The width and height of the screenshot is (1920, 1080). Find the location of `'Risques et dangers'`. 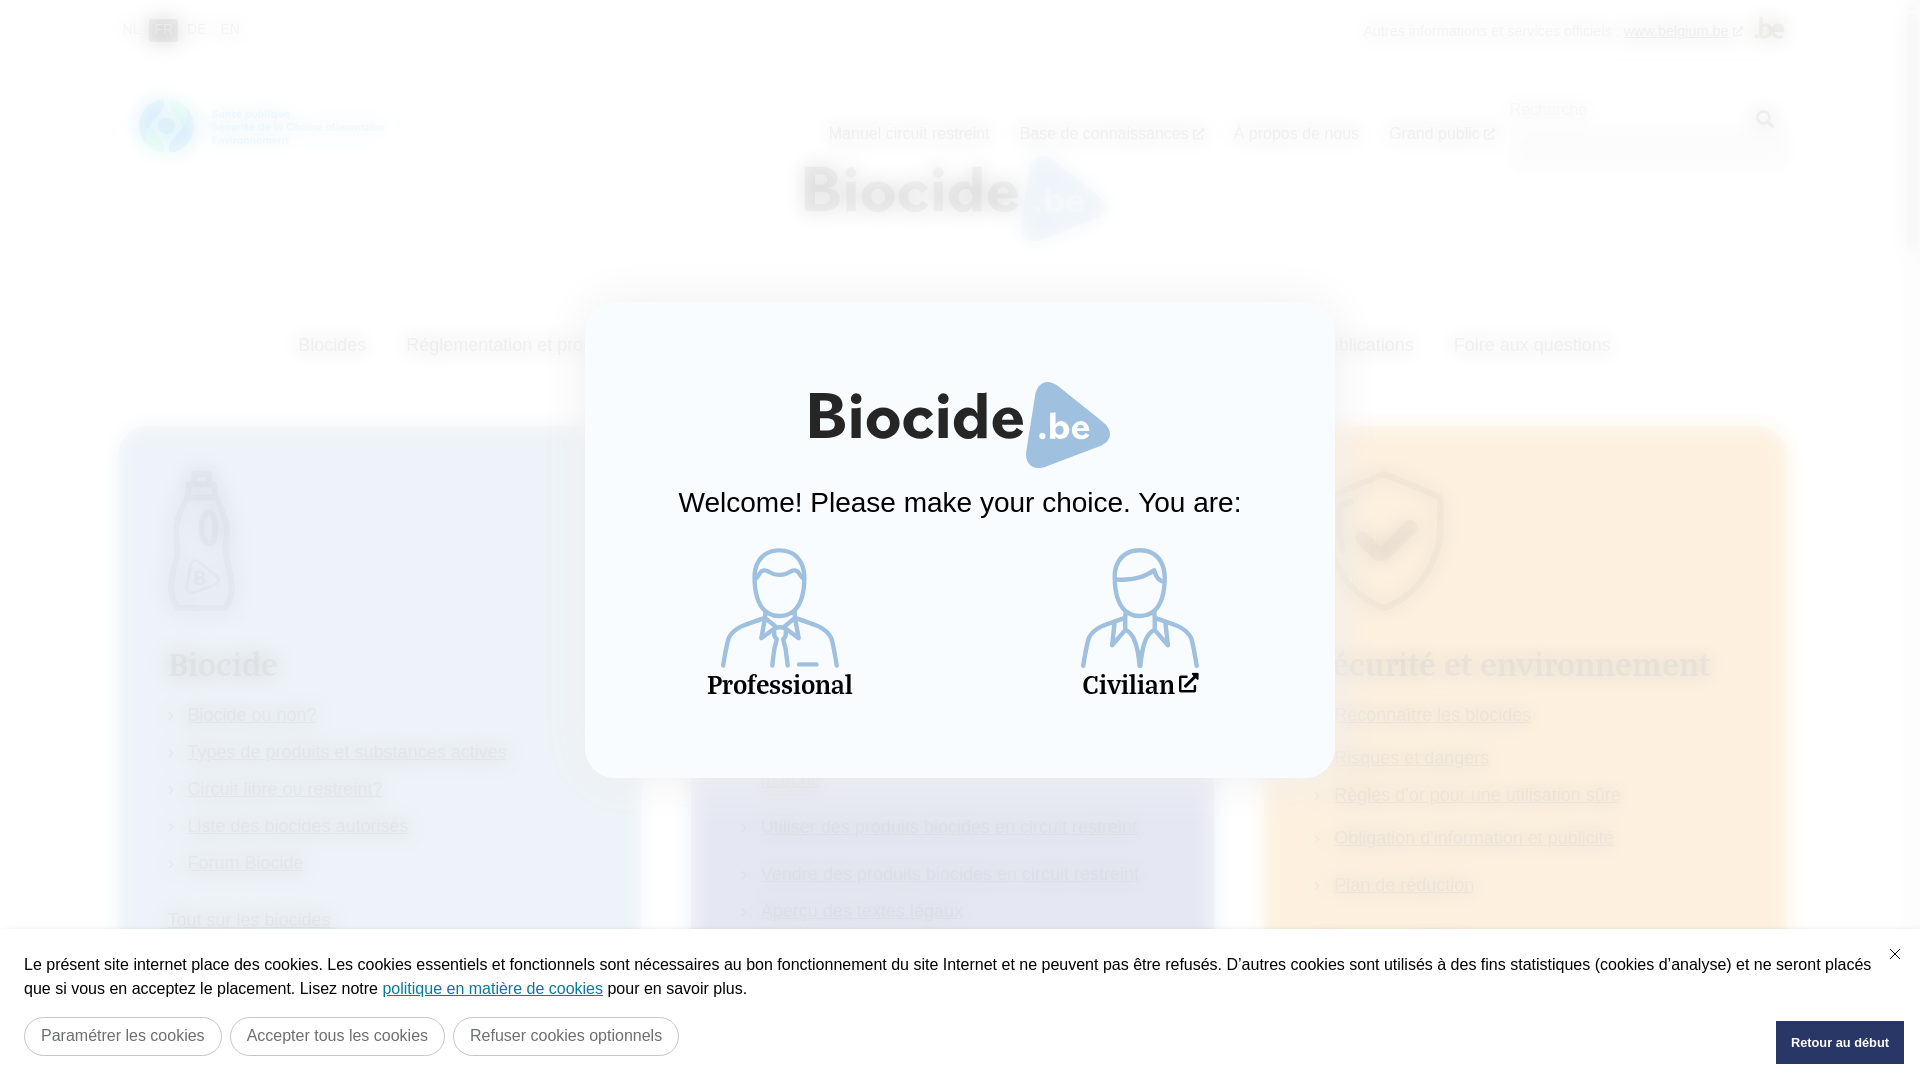

'Risques et dangers' is located at coordinates (1410, 758).